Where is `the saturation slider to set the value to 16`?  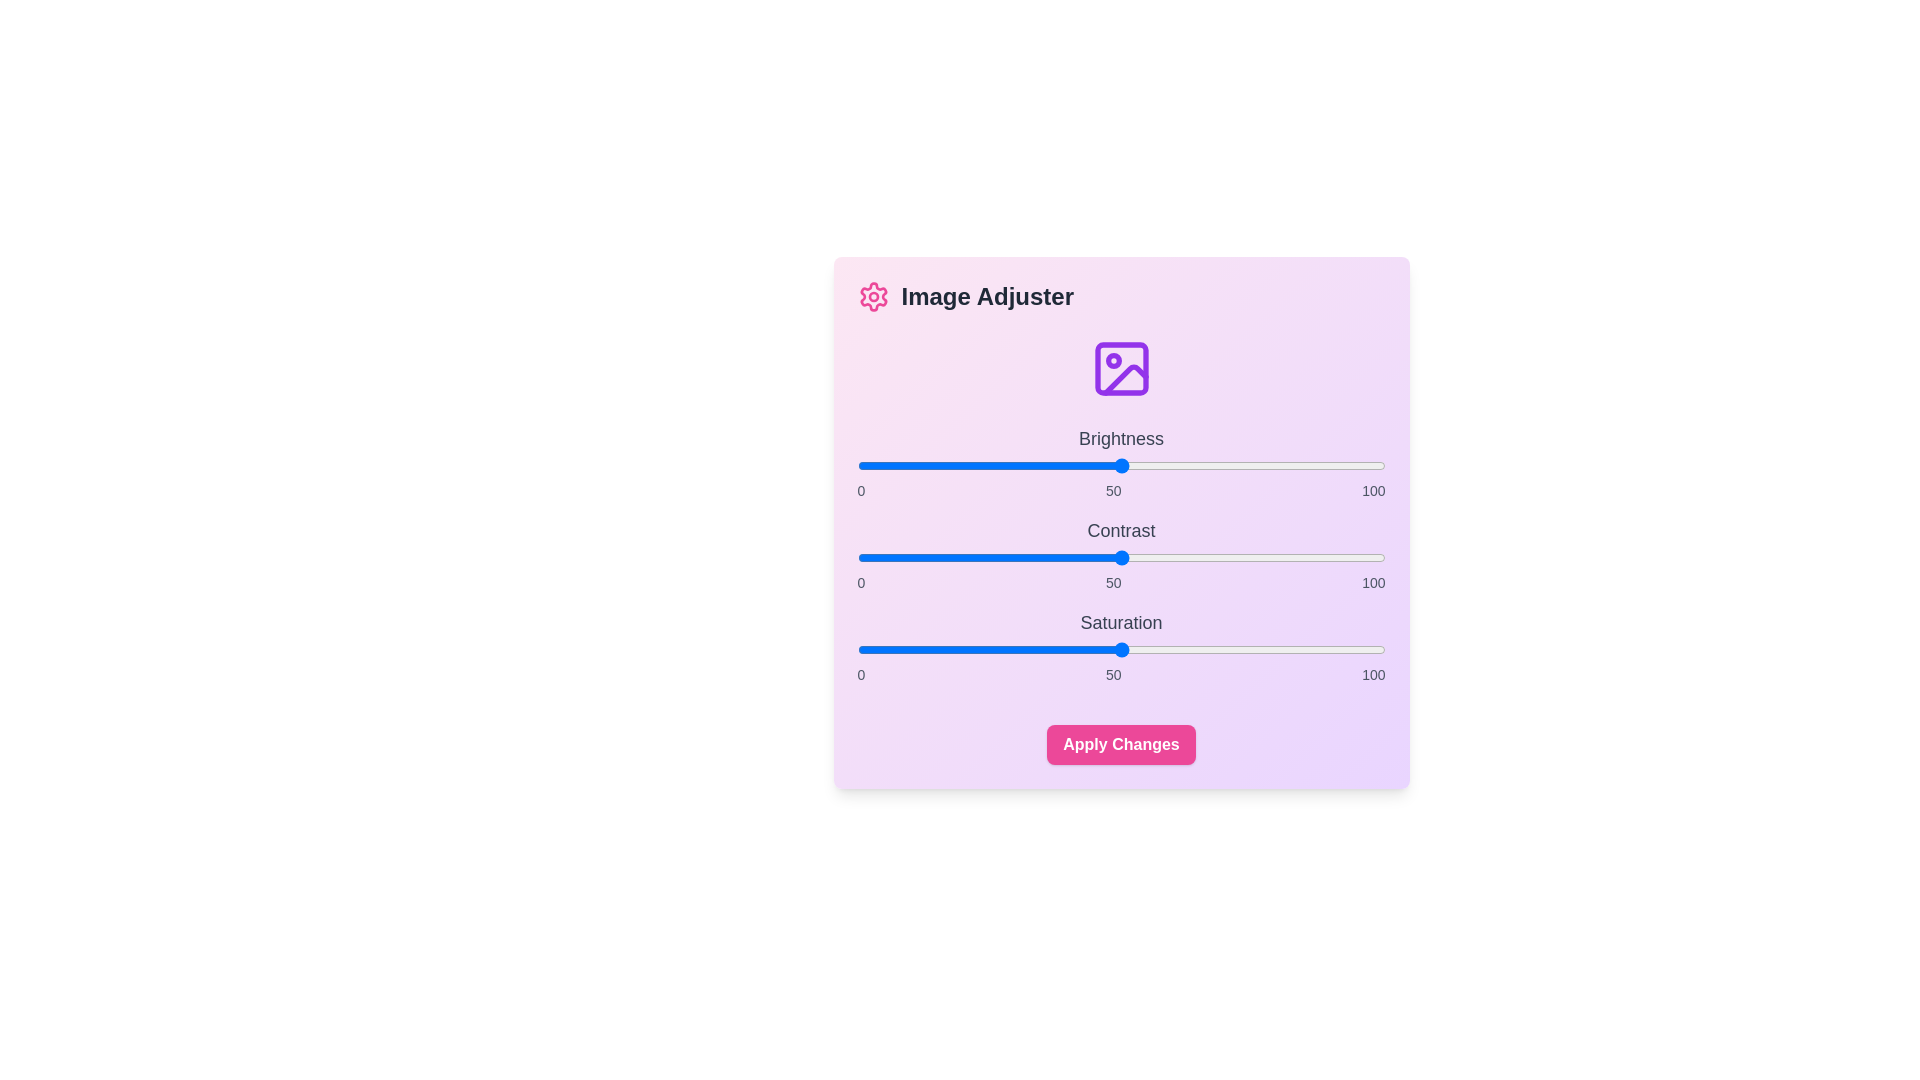 the saturation slider to set the value to 16 is located at coordinates (940, 650).